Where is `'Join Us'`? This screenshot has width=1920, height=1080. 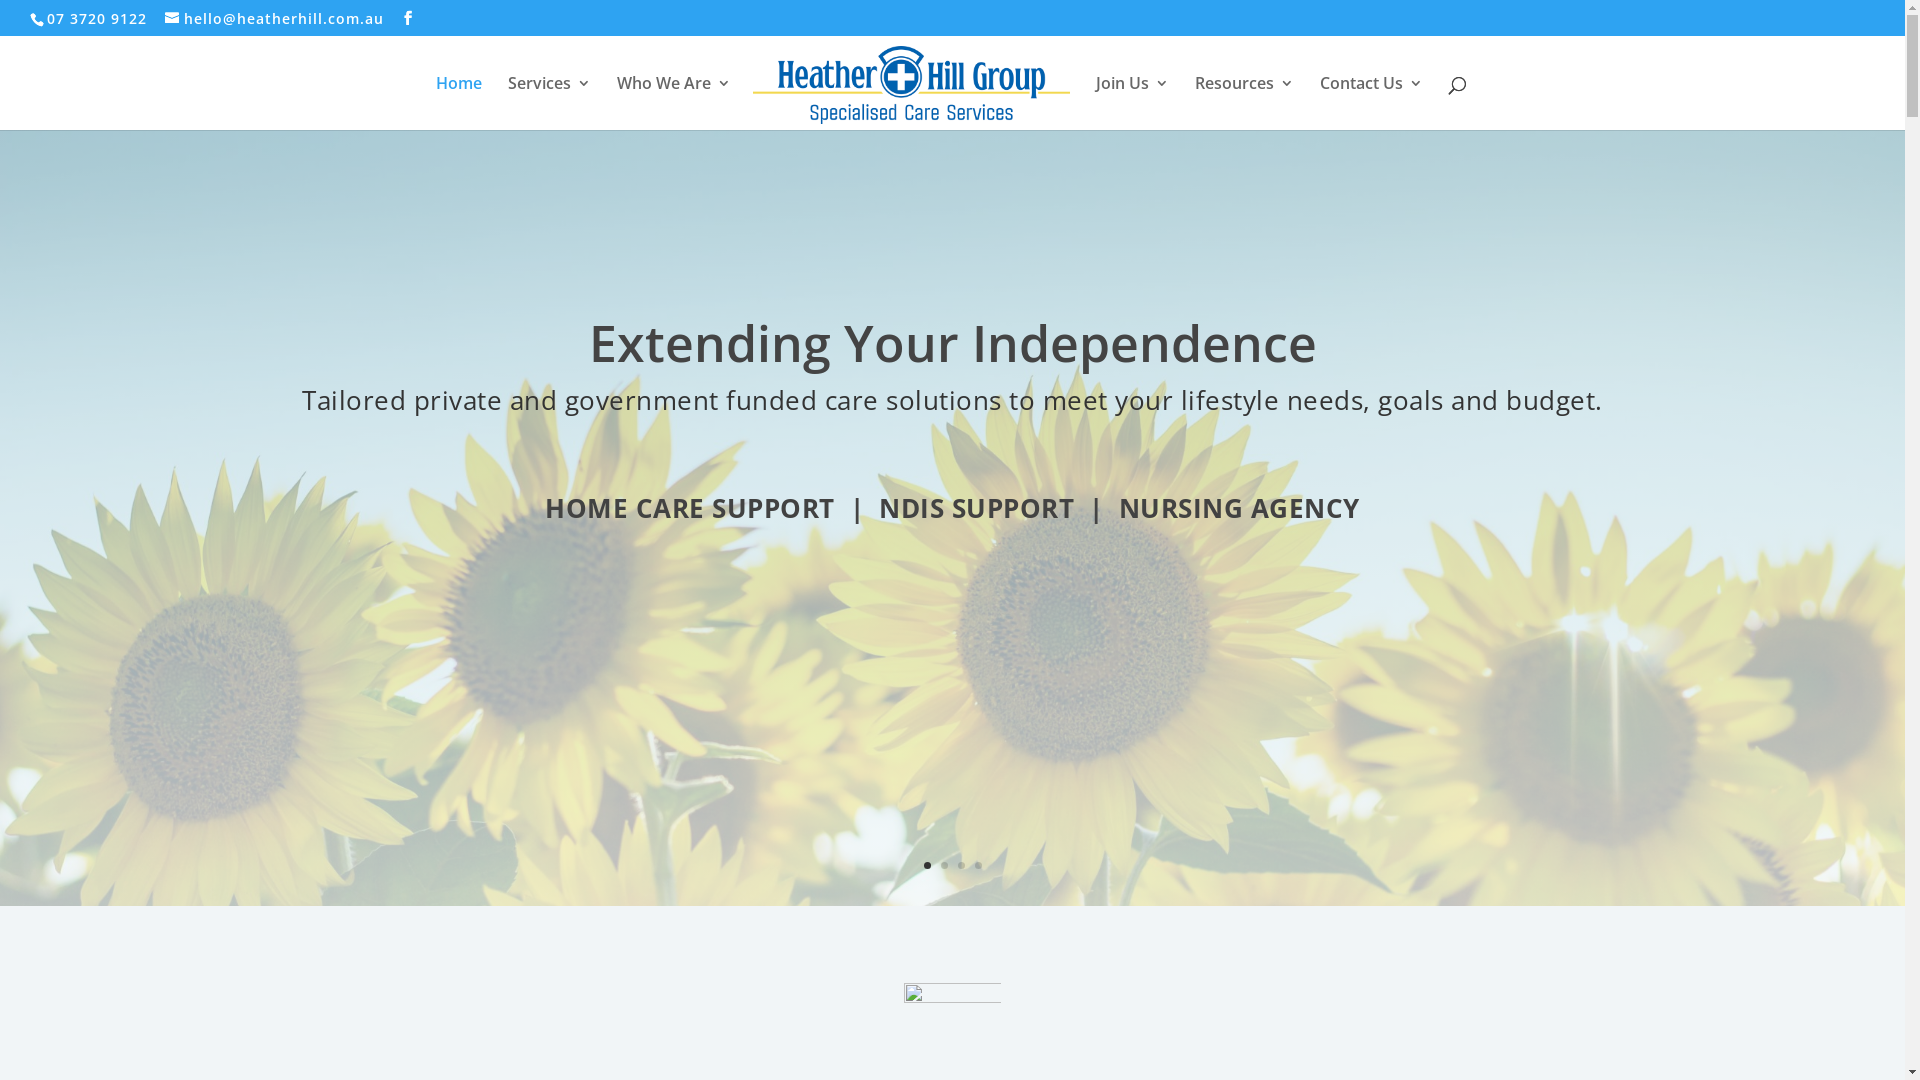
'Join Us' is located at coordinates (1132, 103).